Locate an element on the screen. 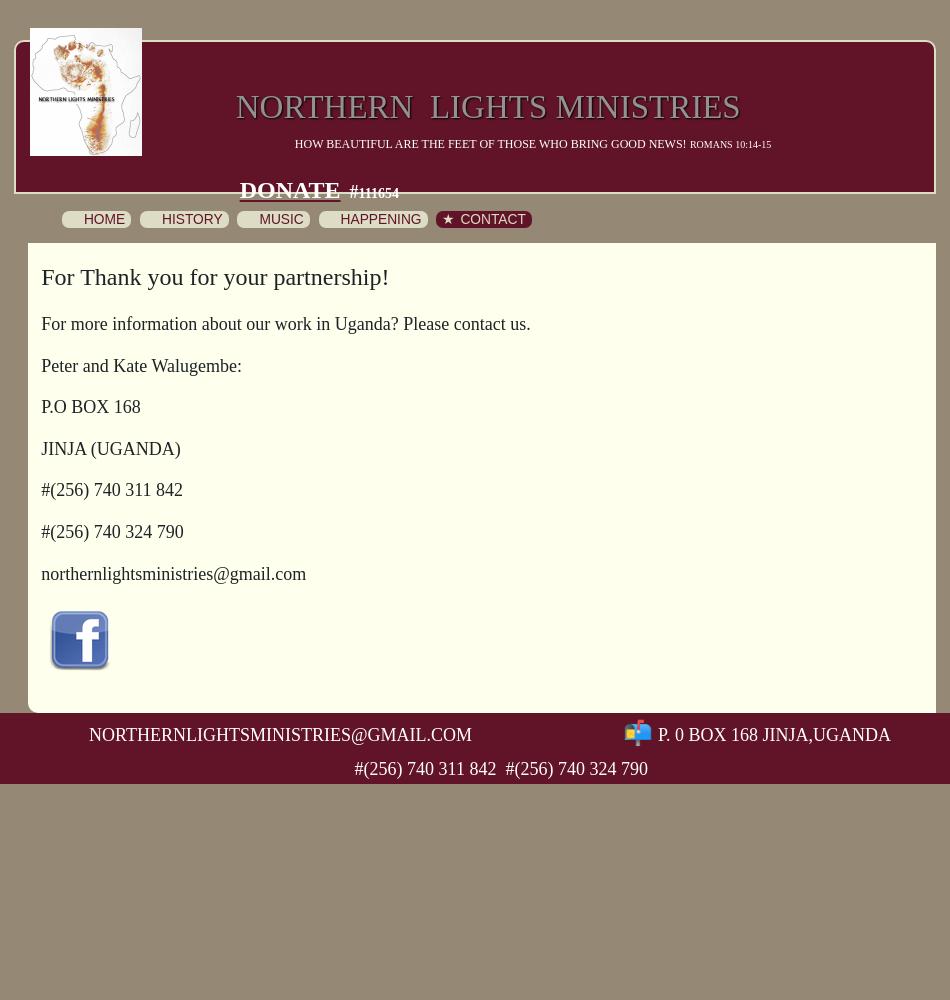  '#(256) 740 324 790' is located at coordinates (112, 531).